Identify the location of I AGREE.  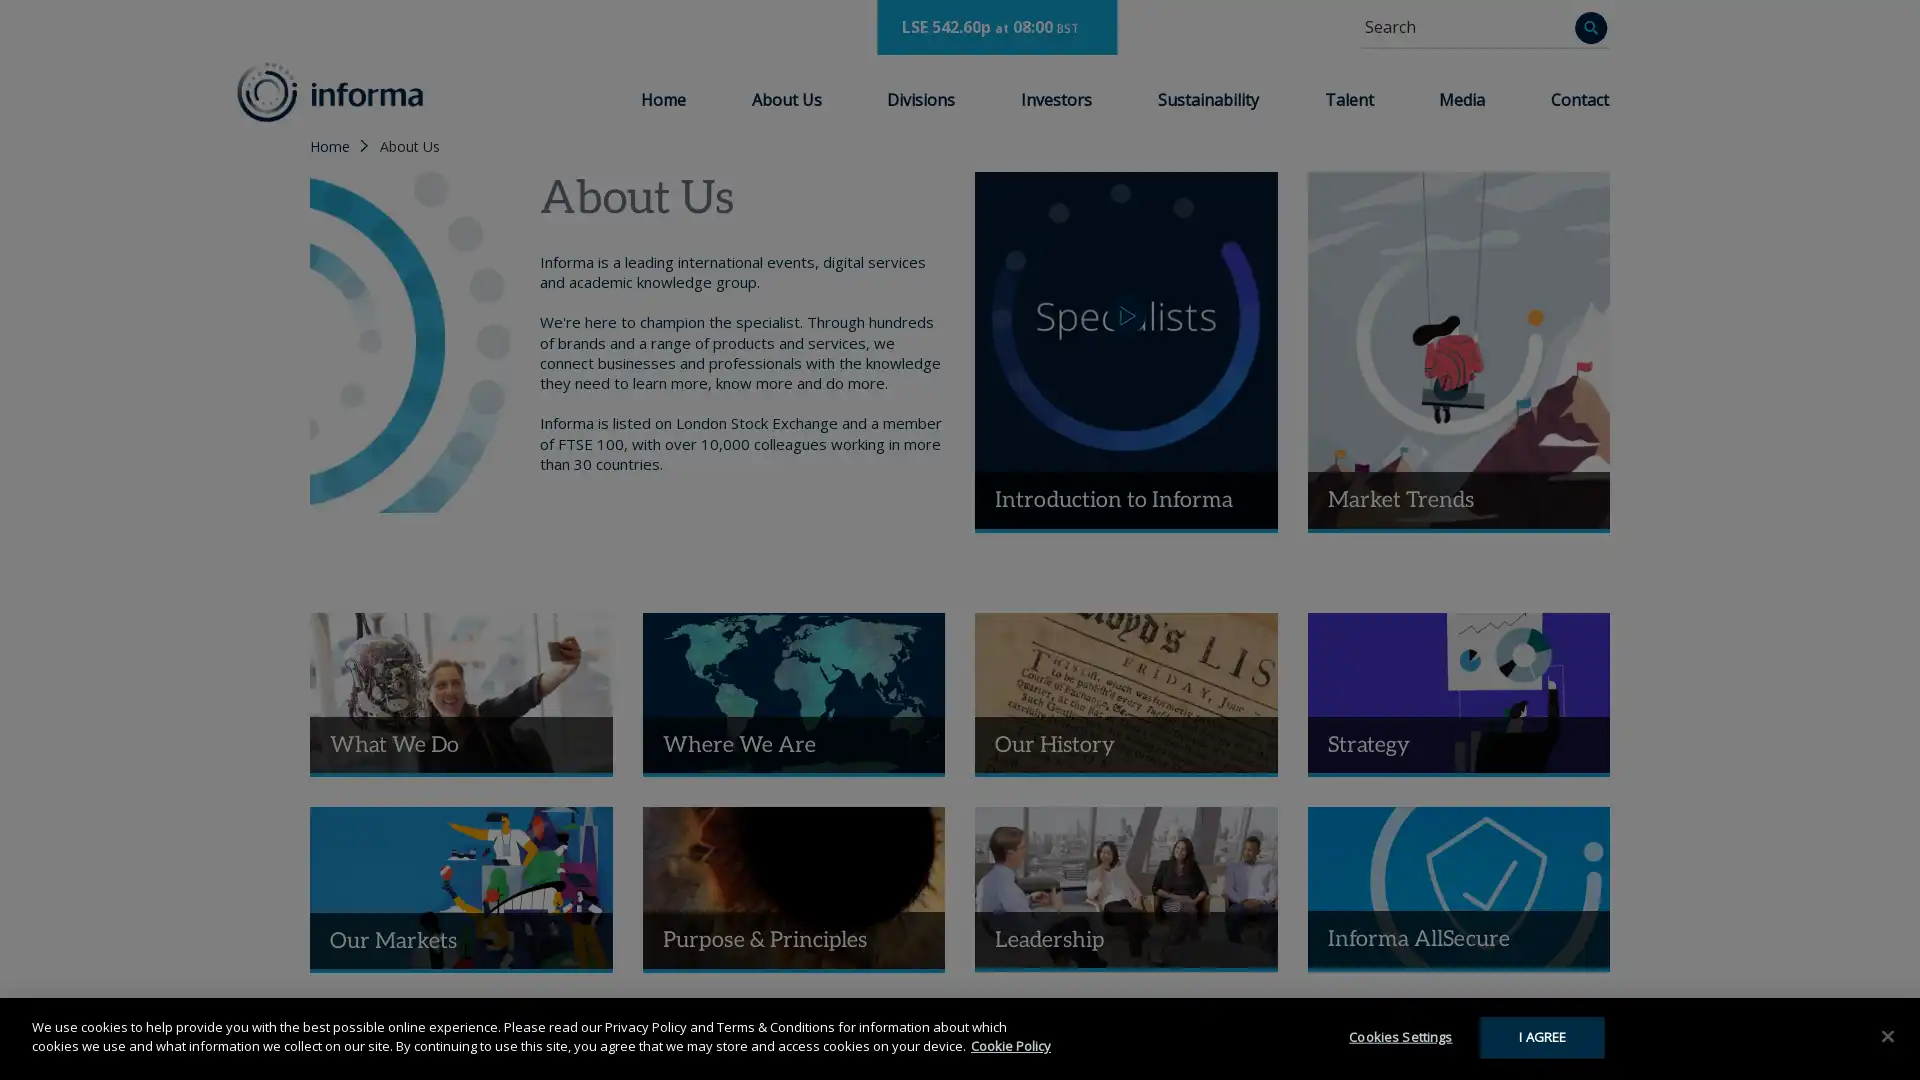
(1541, 1036).